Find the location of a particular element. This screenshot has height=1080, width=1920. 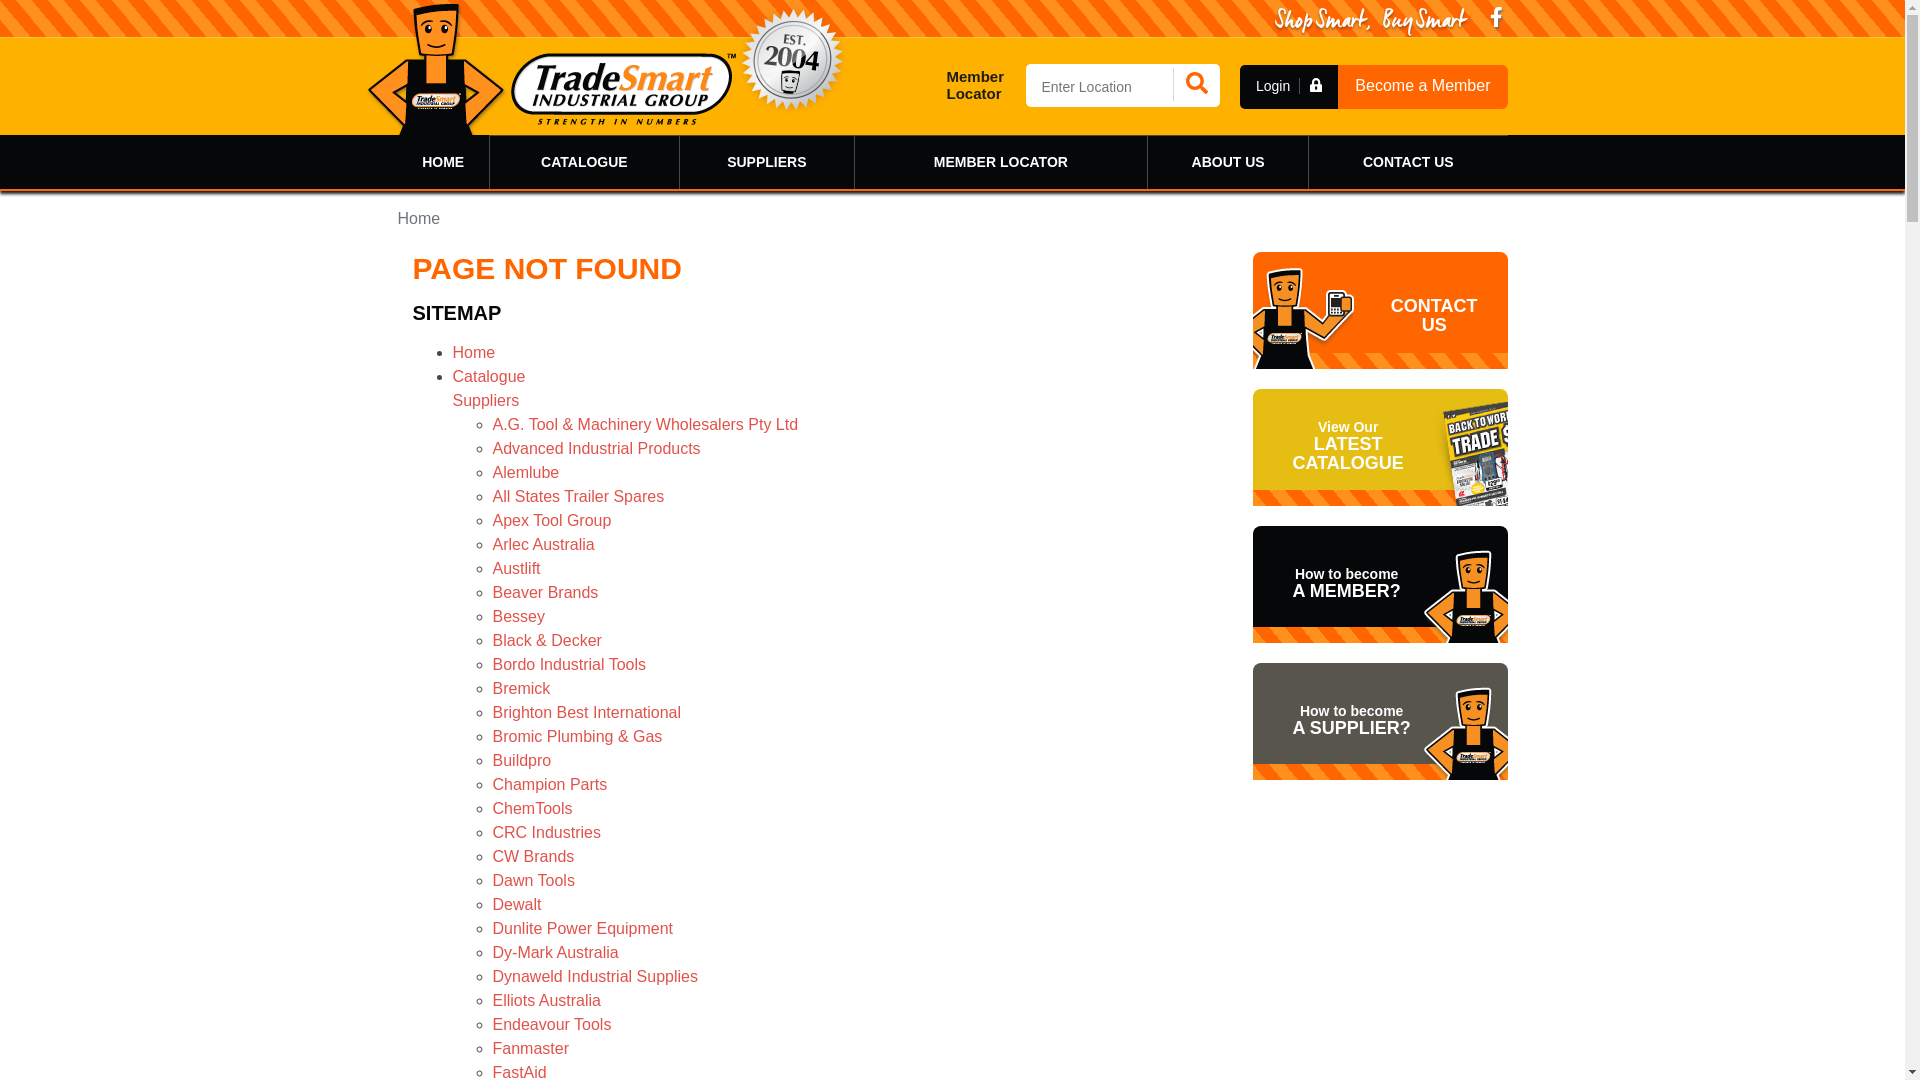

'How to become is located at coordinates (1378, 721).